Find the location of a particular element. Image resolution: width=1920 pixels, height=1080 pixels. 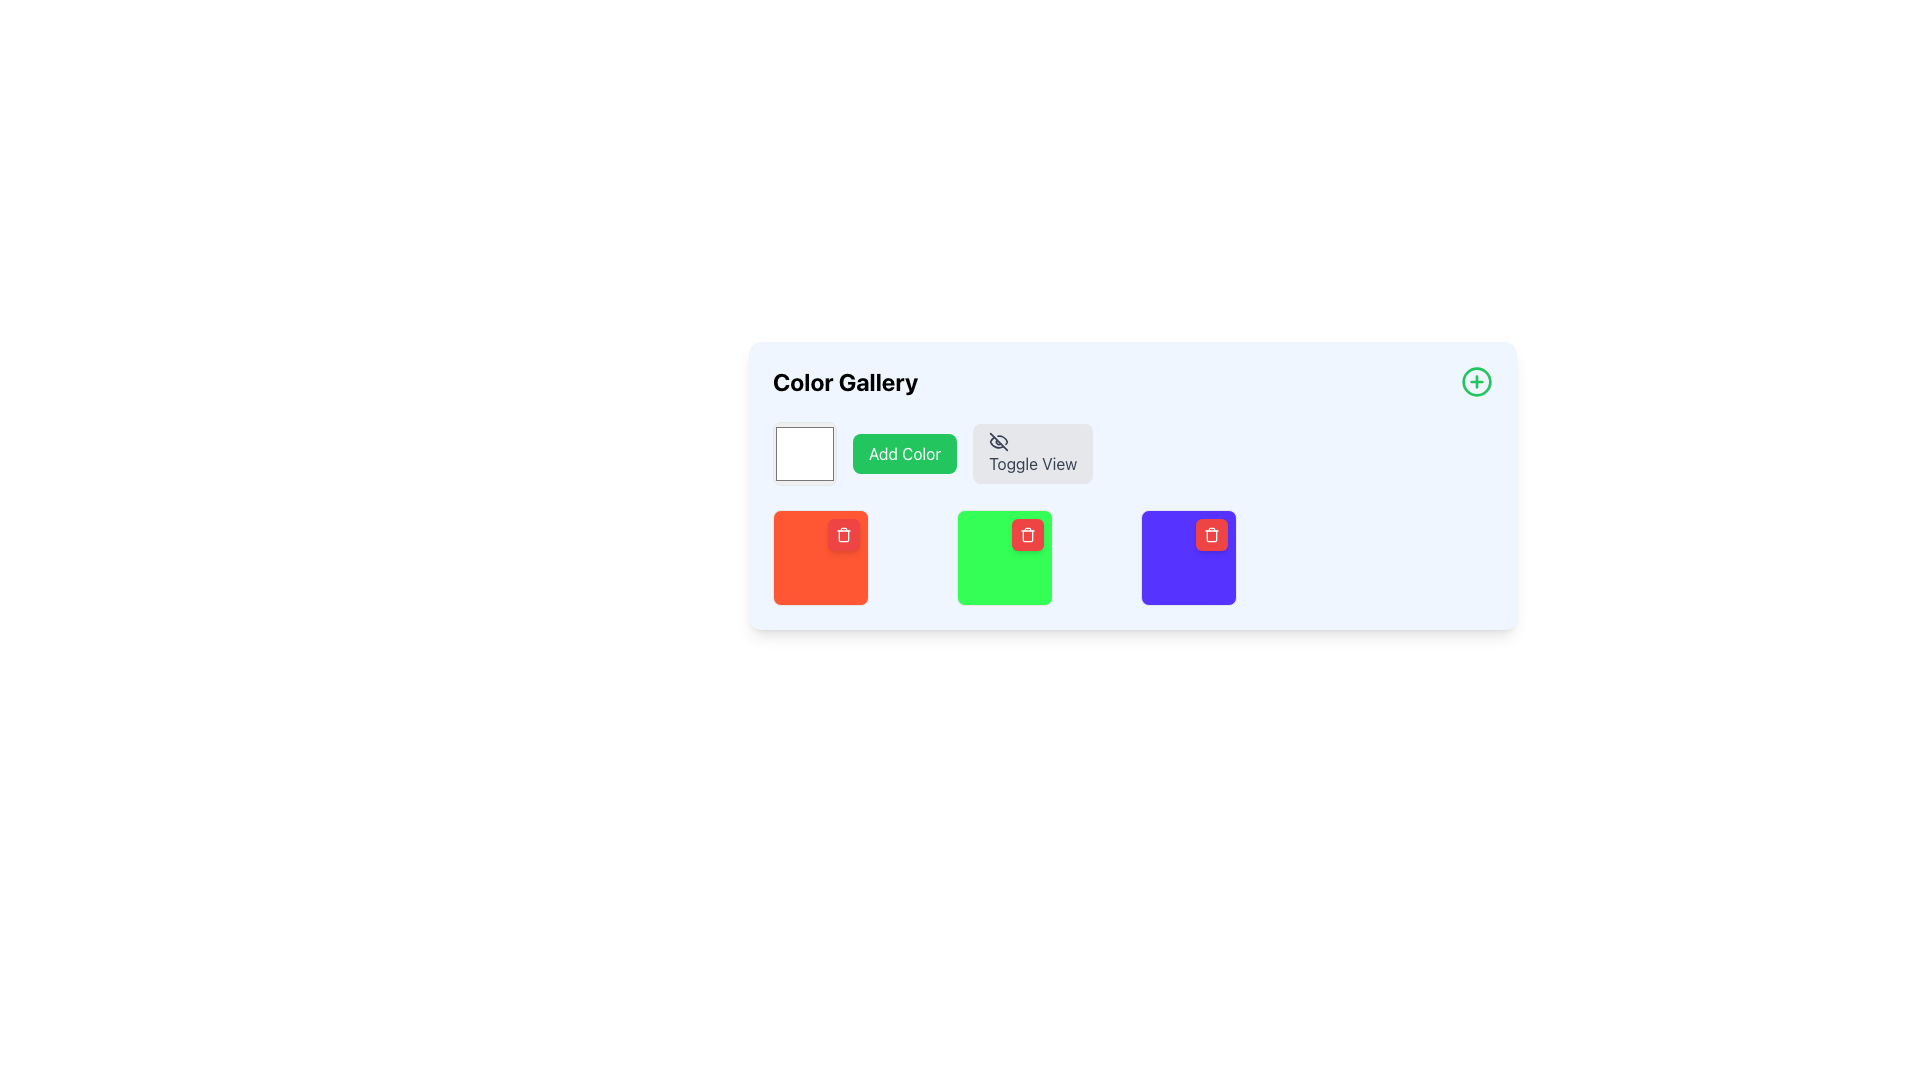

the second selectable color block with a trash icon button, which is a green rounded square located in the color selection panel is located at coordinates (1004, 558).